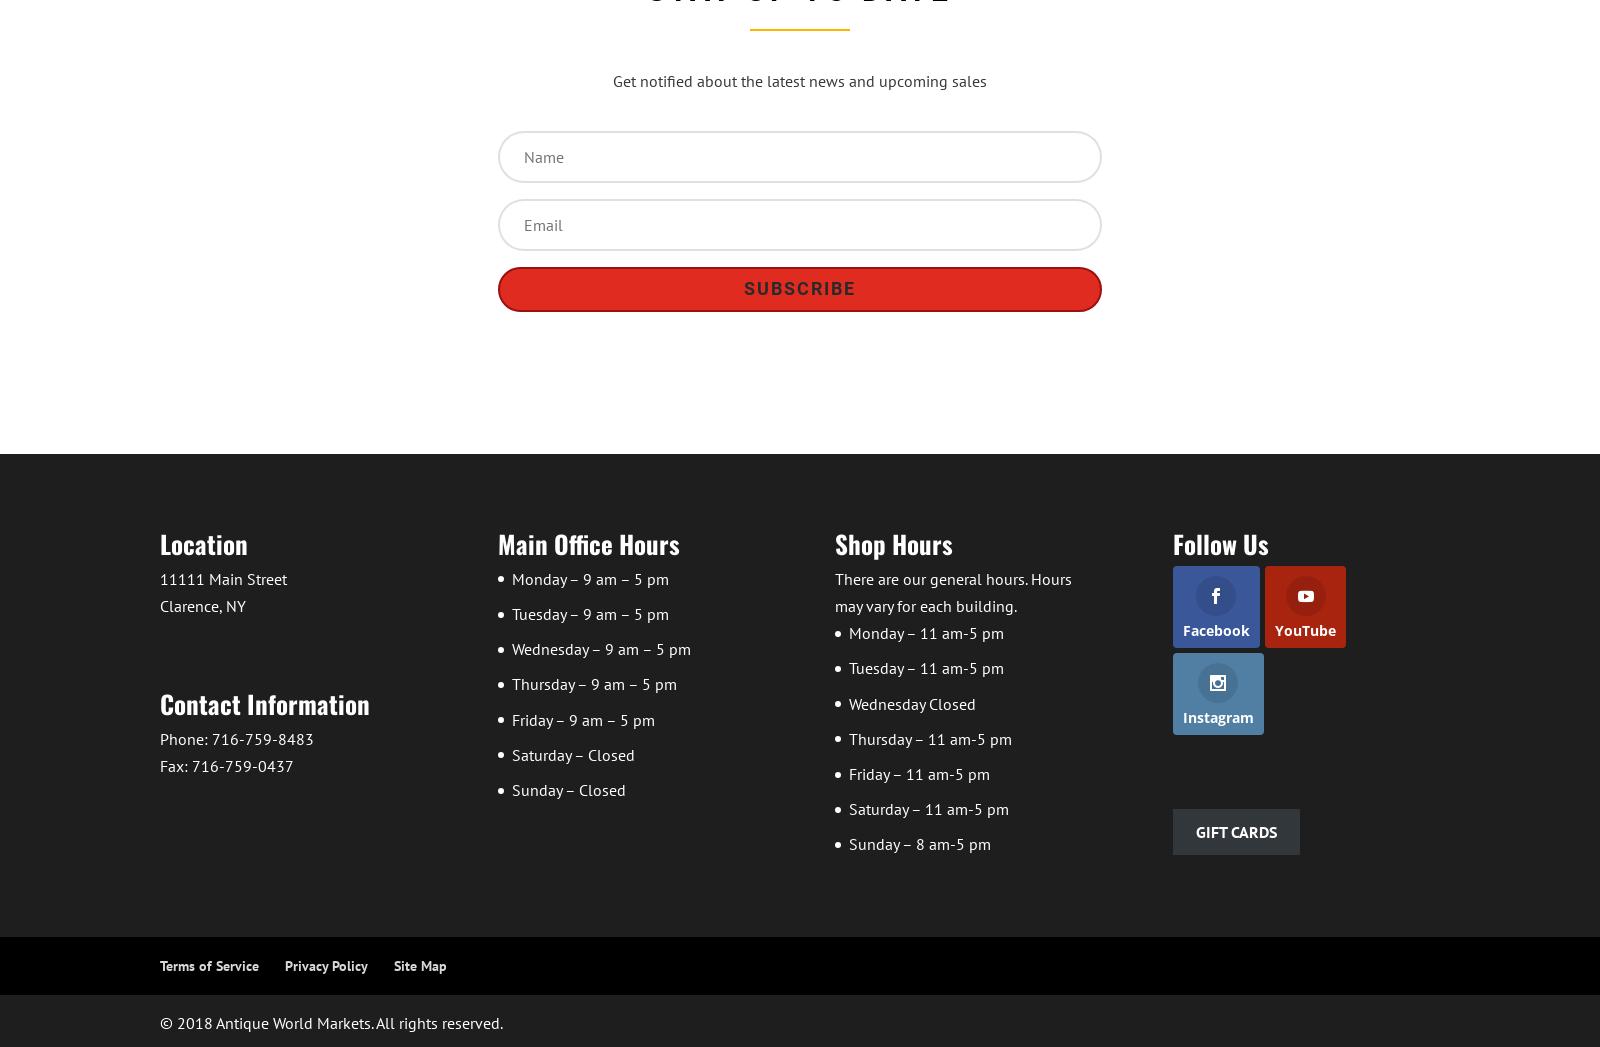 The image size is (1600, 1047). What do you see at coordinates (331, 1023) in the screenshot?
I see `'© 2018 Antique World Markets. All rights reserved.'` at bounding box center [331, 1023].